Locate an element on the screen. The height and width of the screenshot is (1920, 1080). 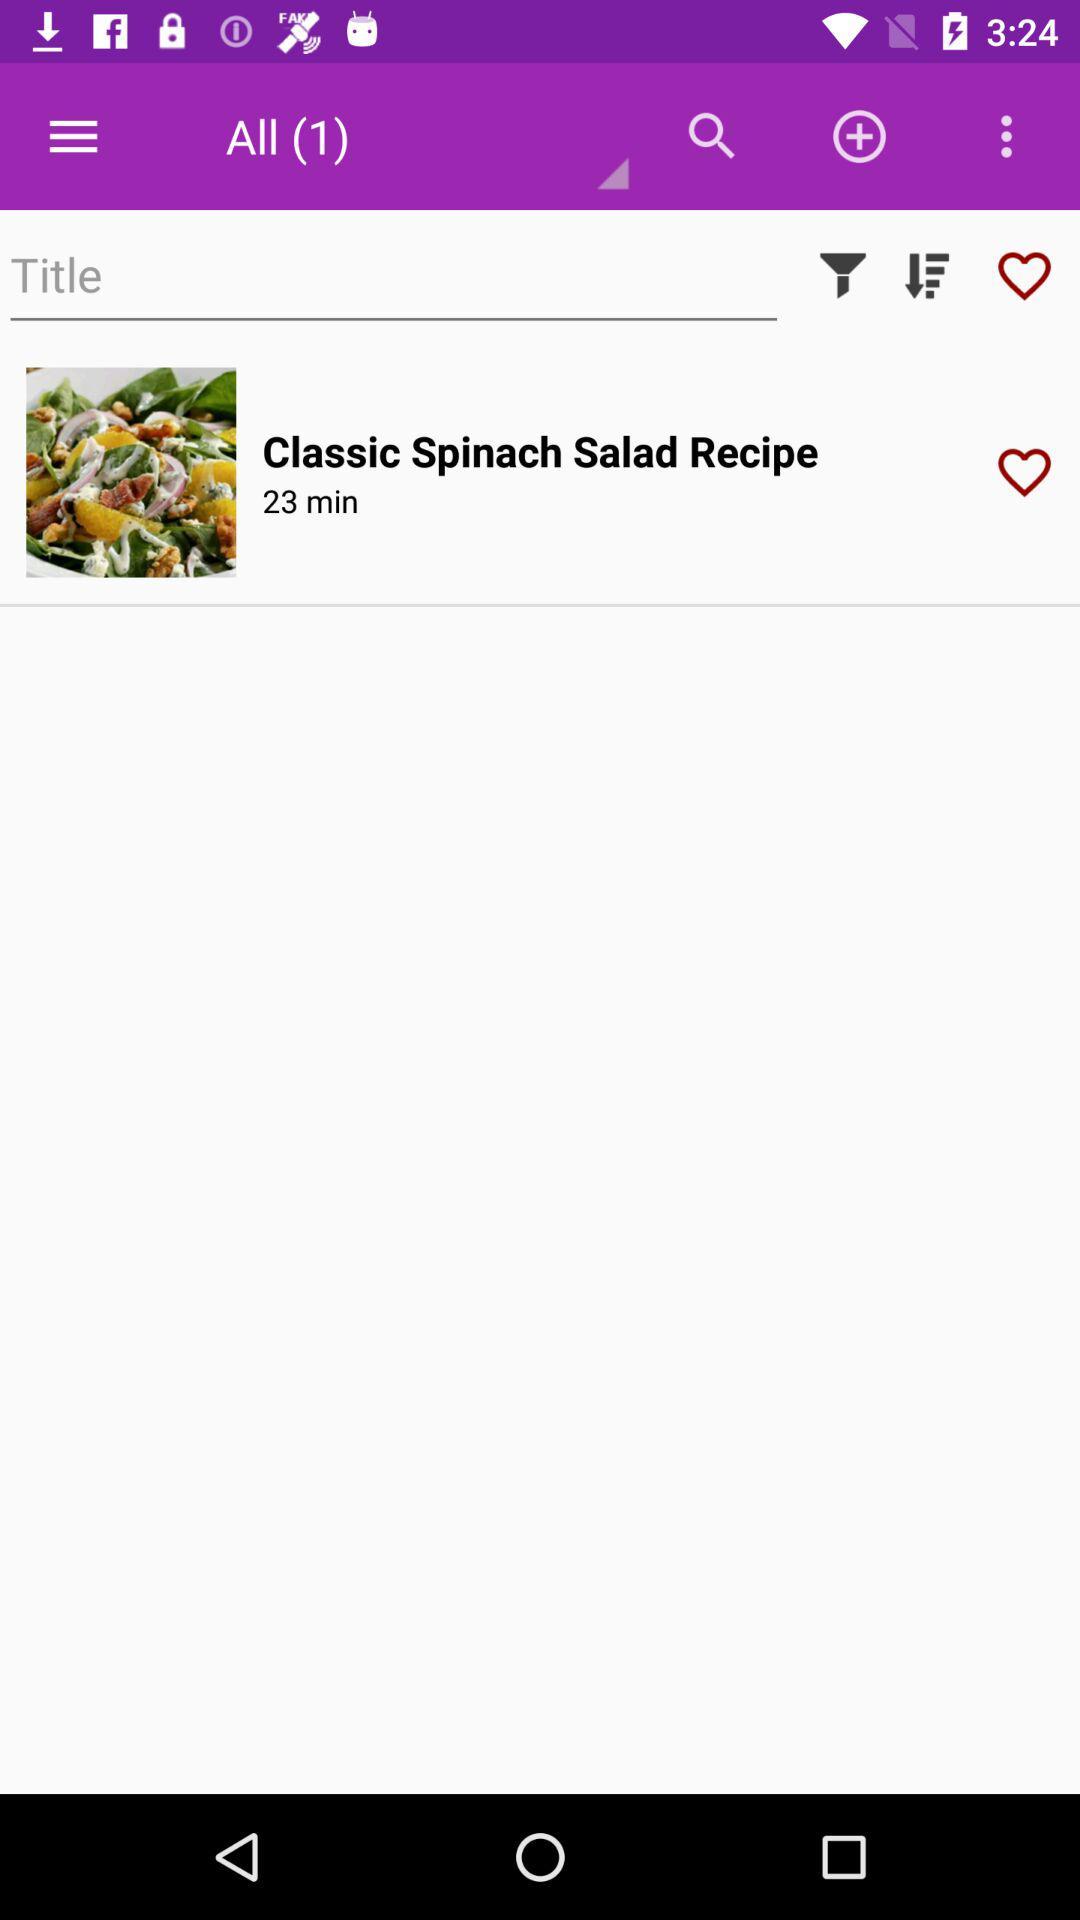
recipe is located at coordinates (1024, 274).